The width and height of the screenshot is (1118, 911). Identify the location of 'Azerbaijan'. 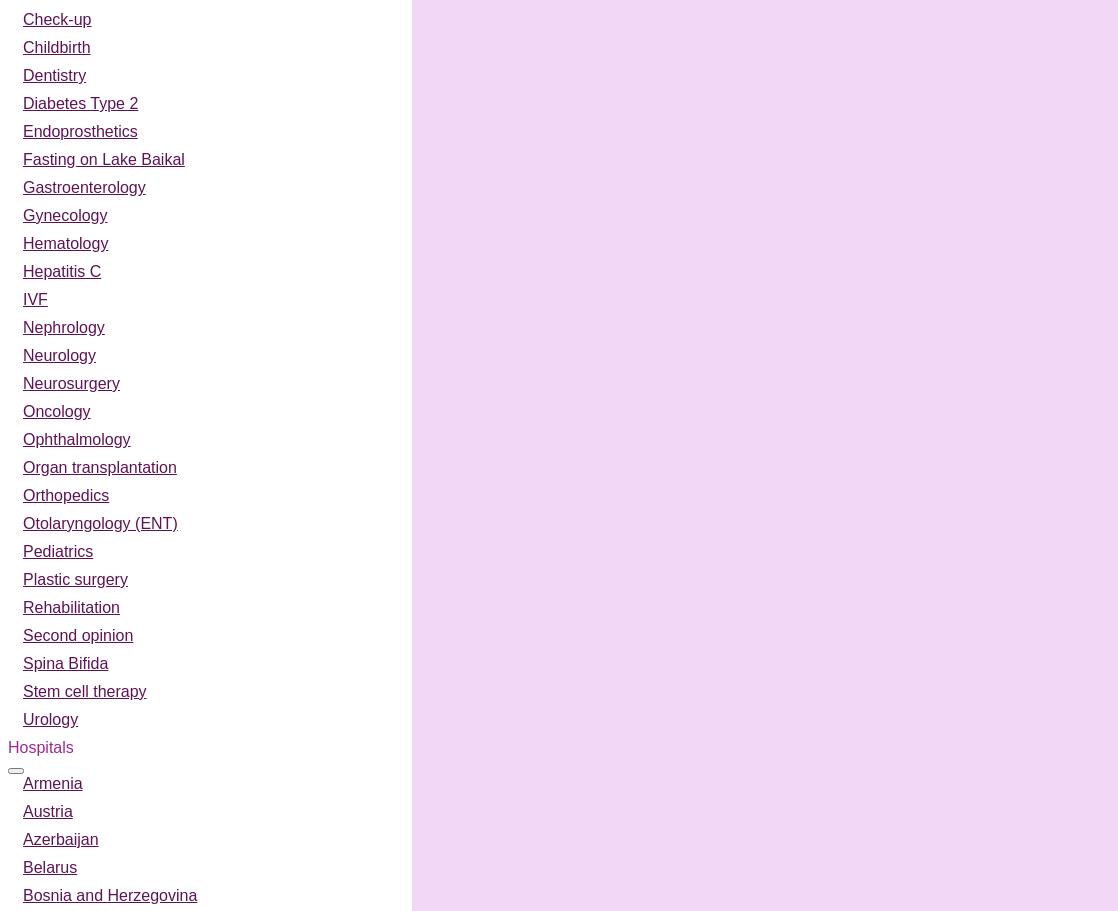
(60, 838).